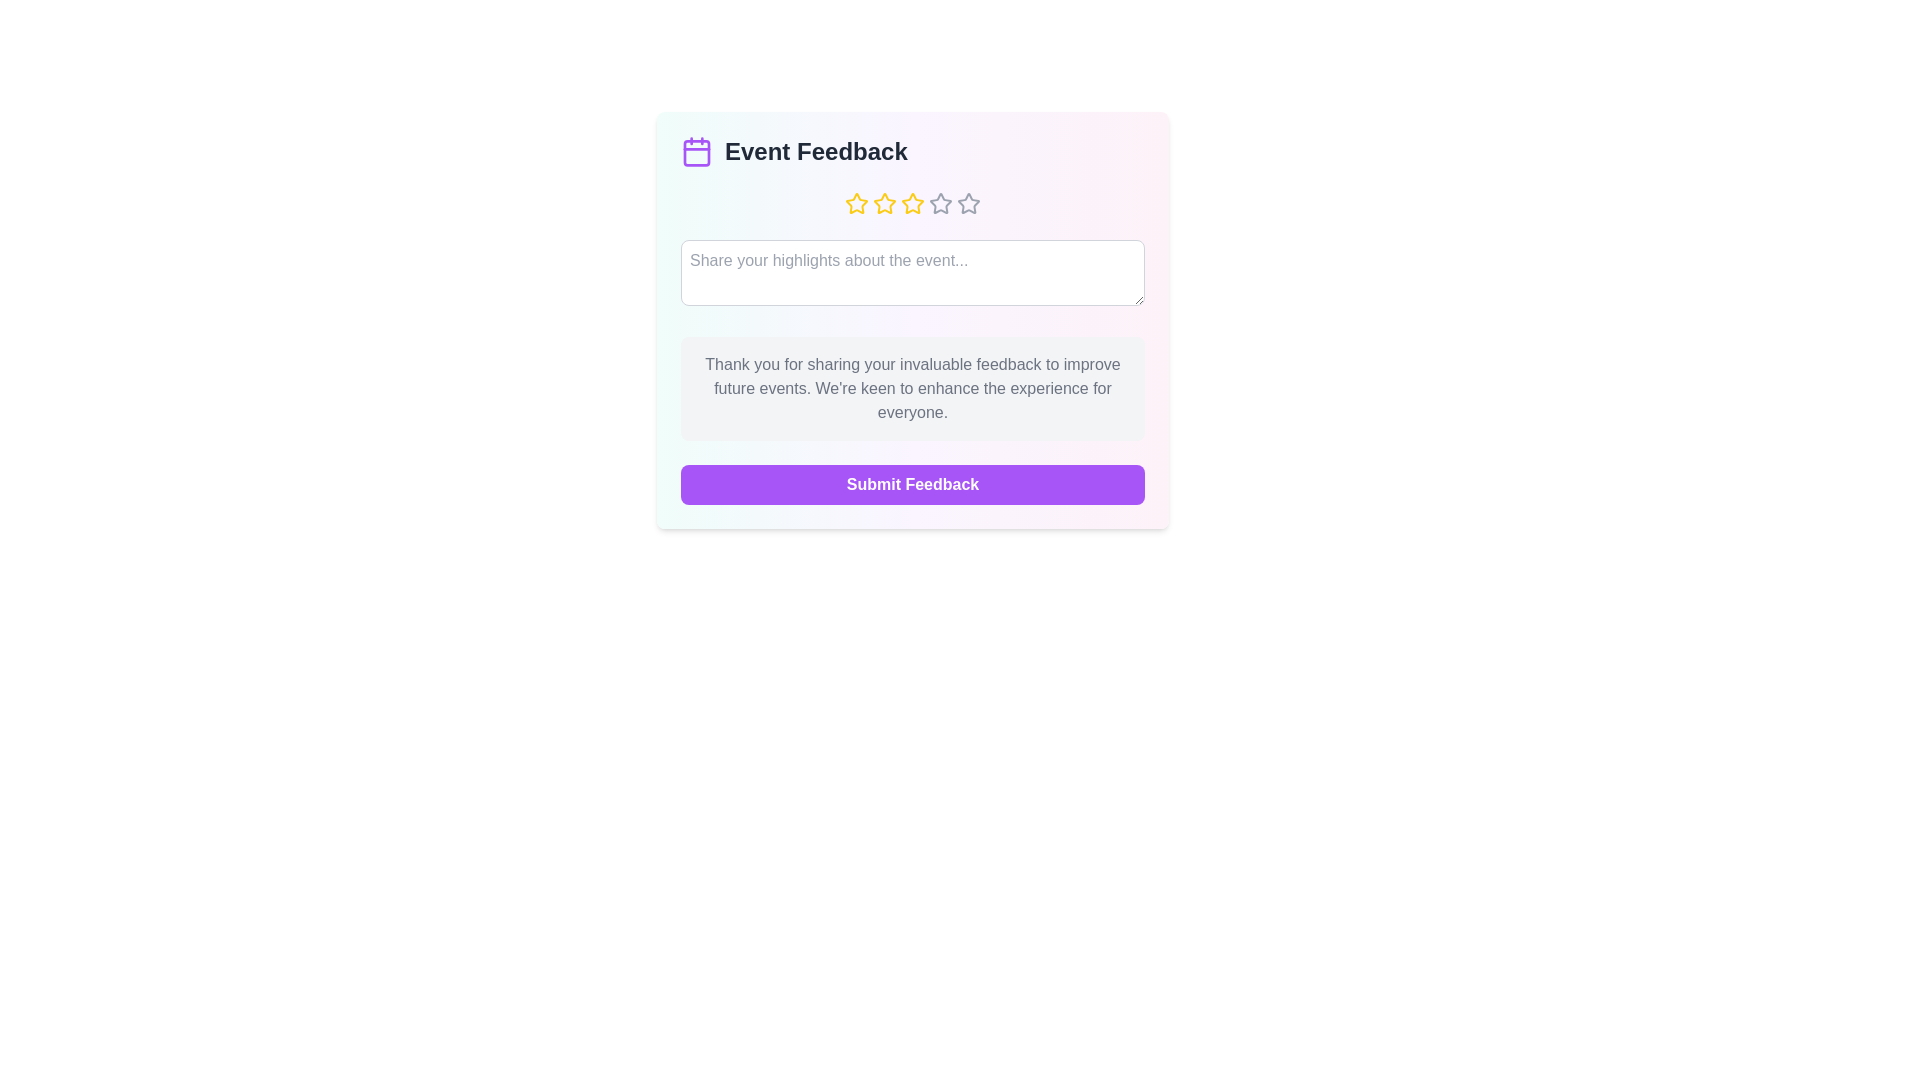 The image size is (1920, 1080). What do you see at coordinates (911, 485) in the screenshot?
I see `the 'Submit Feedback' button to submit the feedback` at bounding box center [911, 485].